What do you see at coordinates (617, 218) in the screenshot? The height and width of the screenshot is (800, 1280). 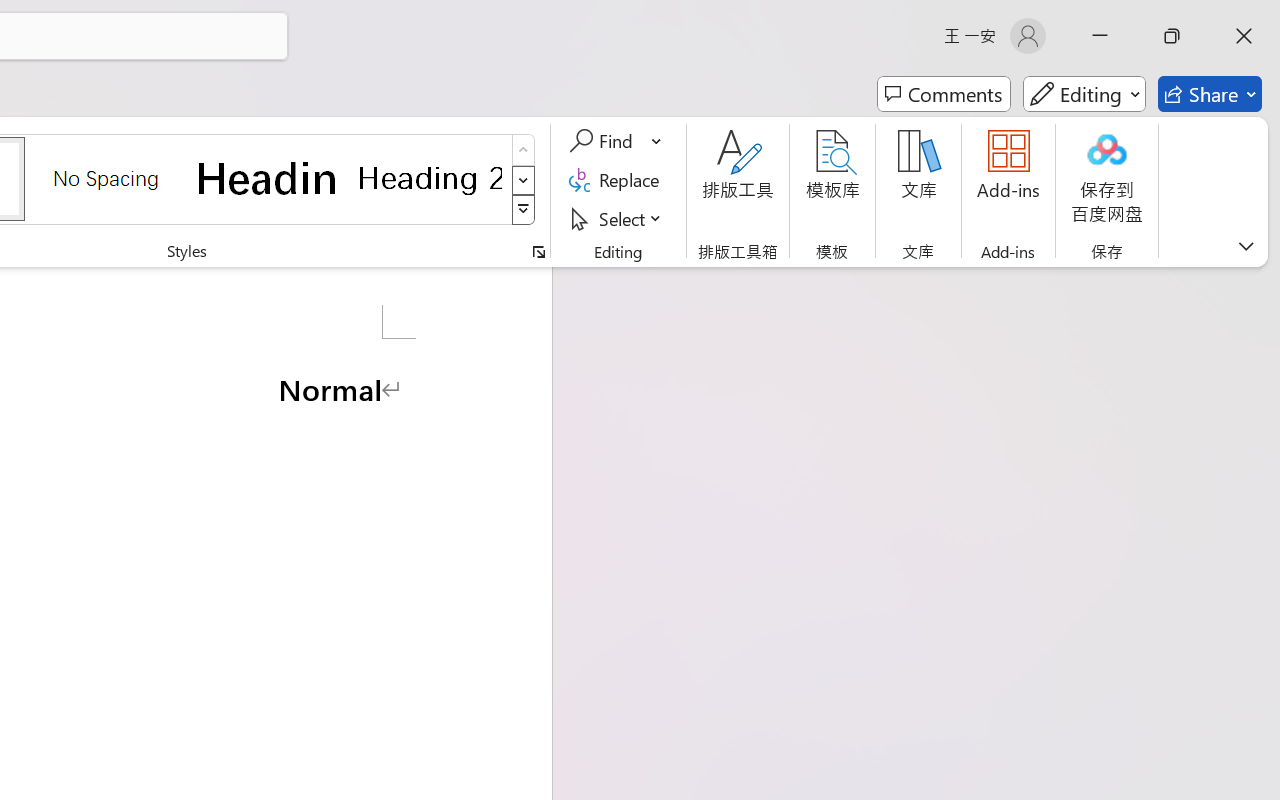 I see `'Select'` at bounding box center [617, 218].